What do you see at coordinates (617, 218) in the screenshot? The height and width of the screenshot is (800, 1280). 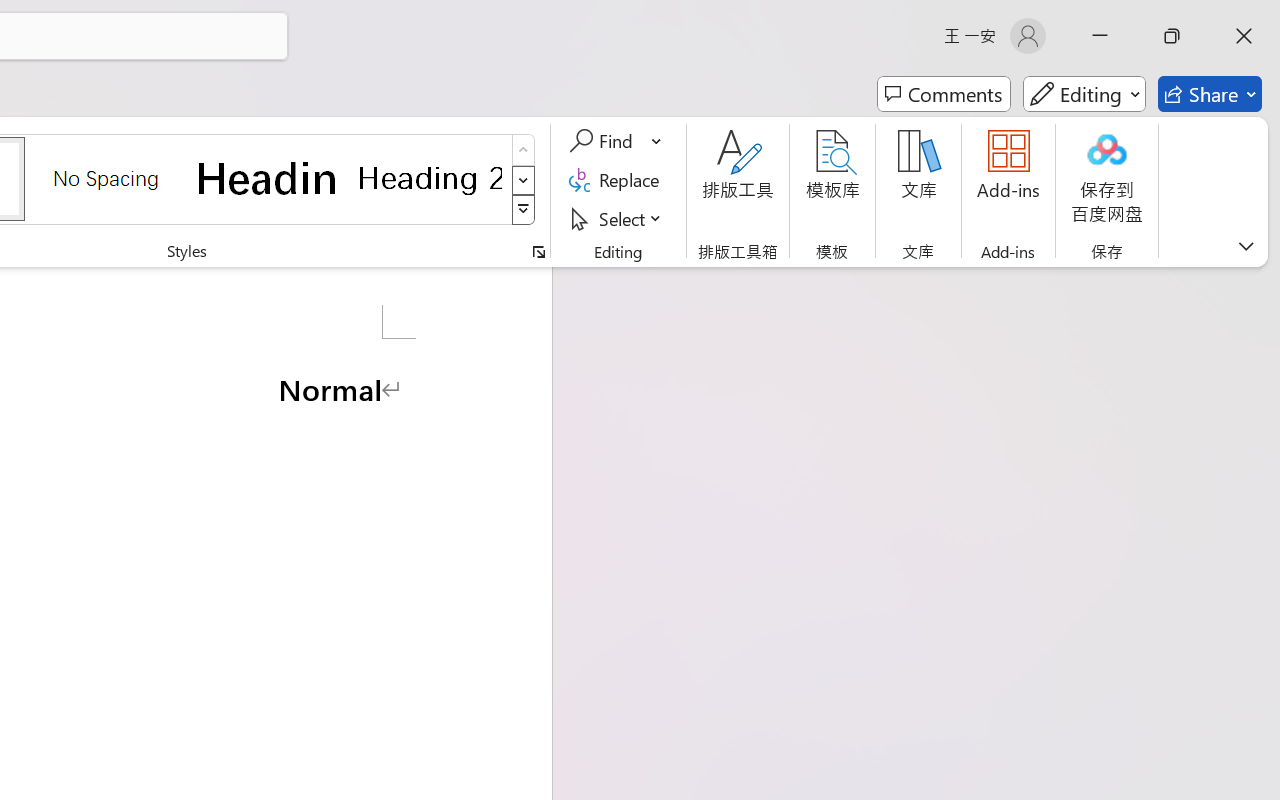 I see `'Select'` at bounding box center [617, 218].